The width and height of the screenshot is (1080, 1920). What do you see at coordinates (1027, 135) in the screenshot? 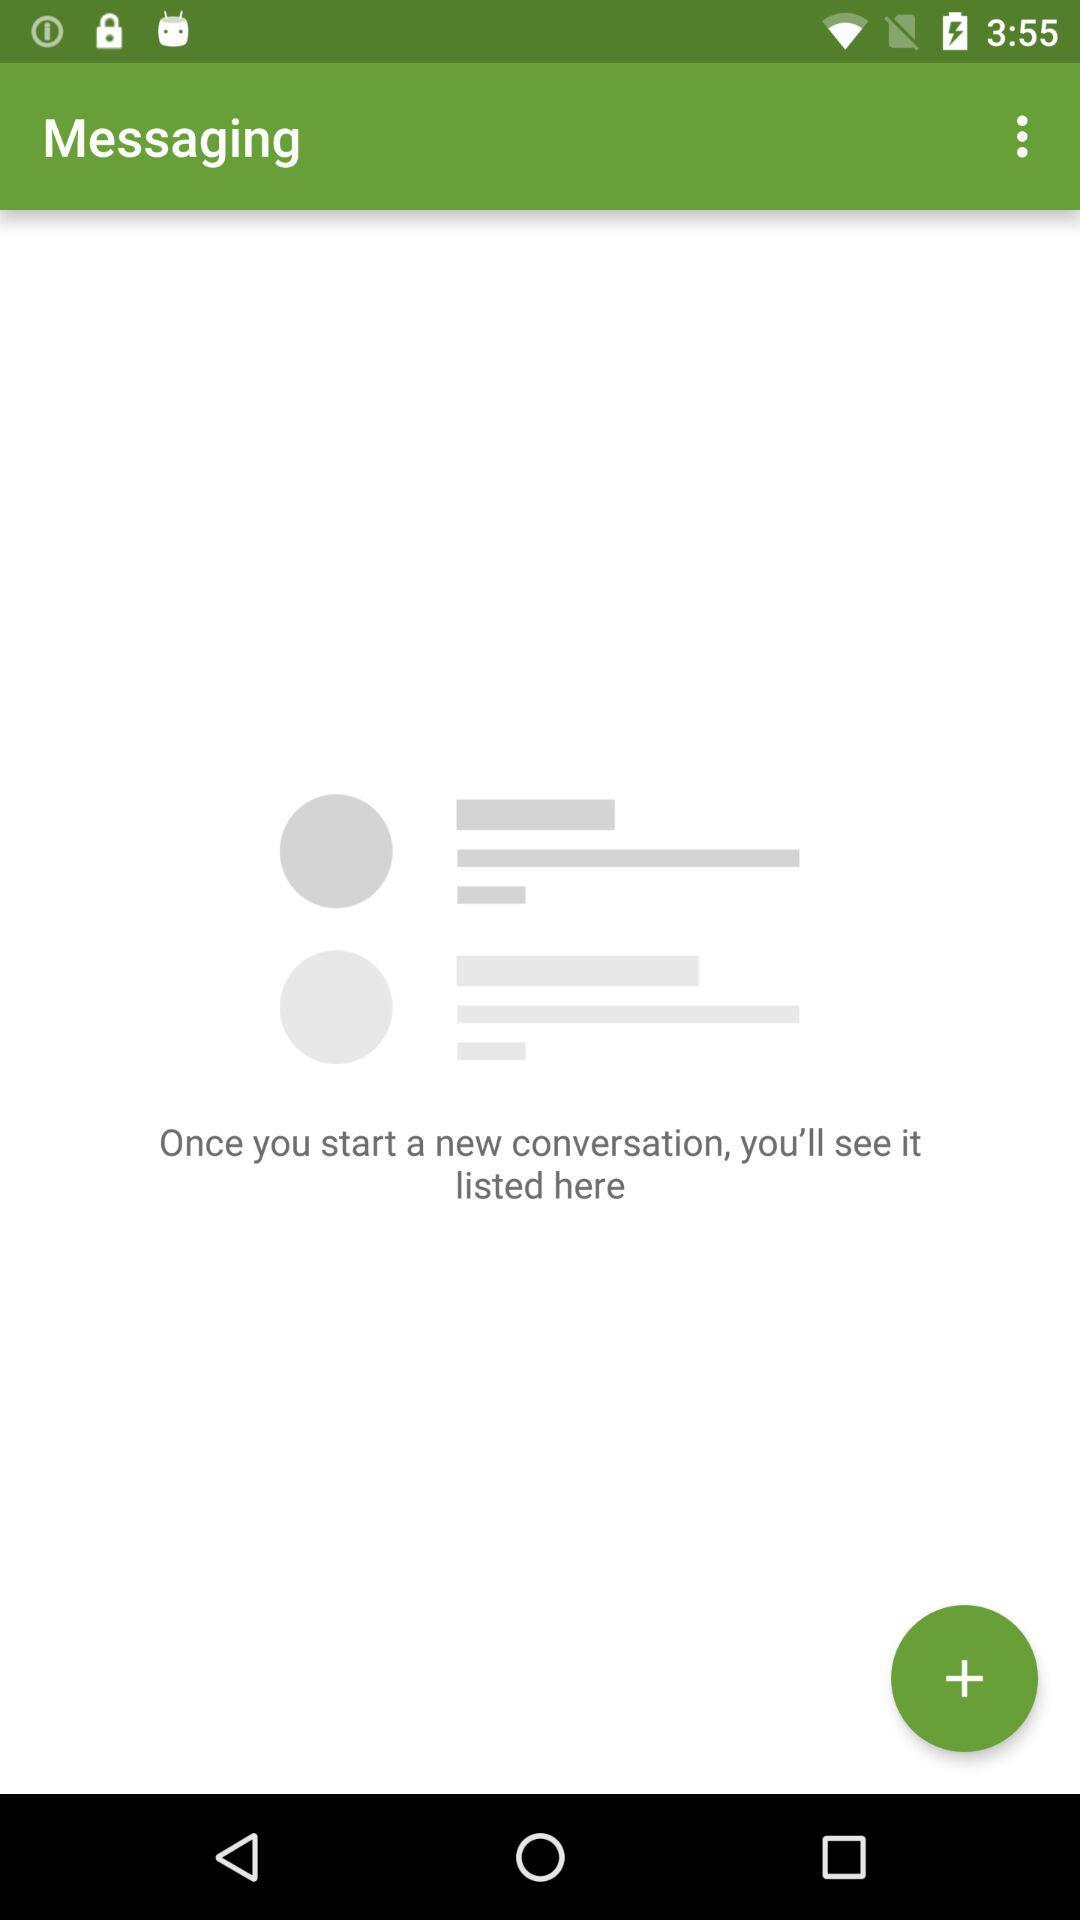
I see `icon to the right of the messaging` at bounding box center [1027, 135].